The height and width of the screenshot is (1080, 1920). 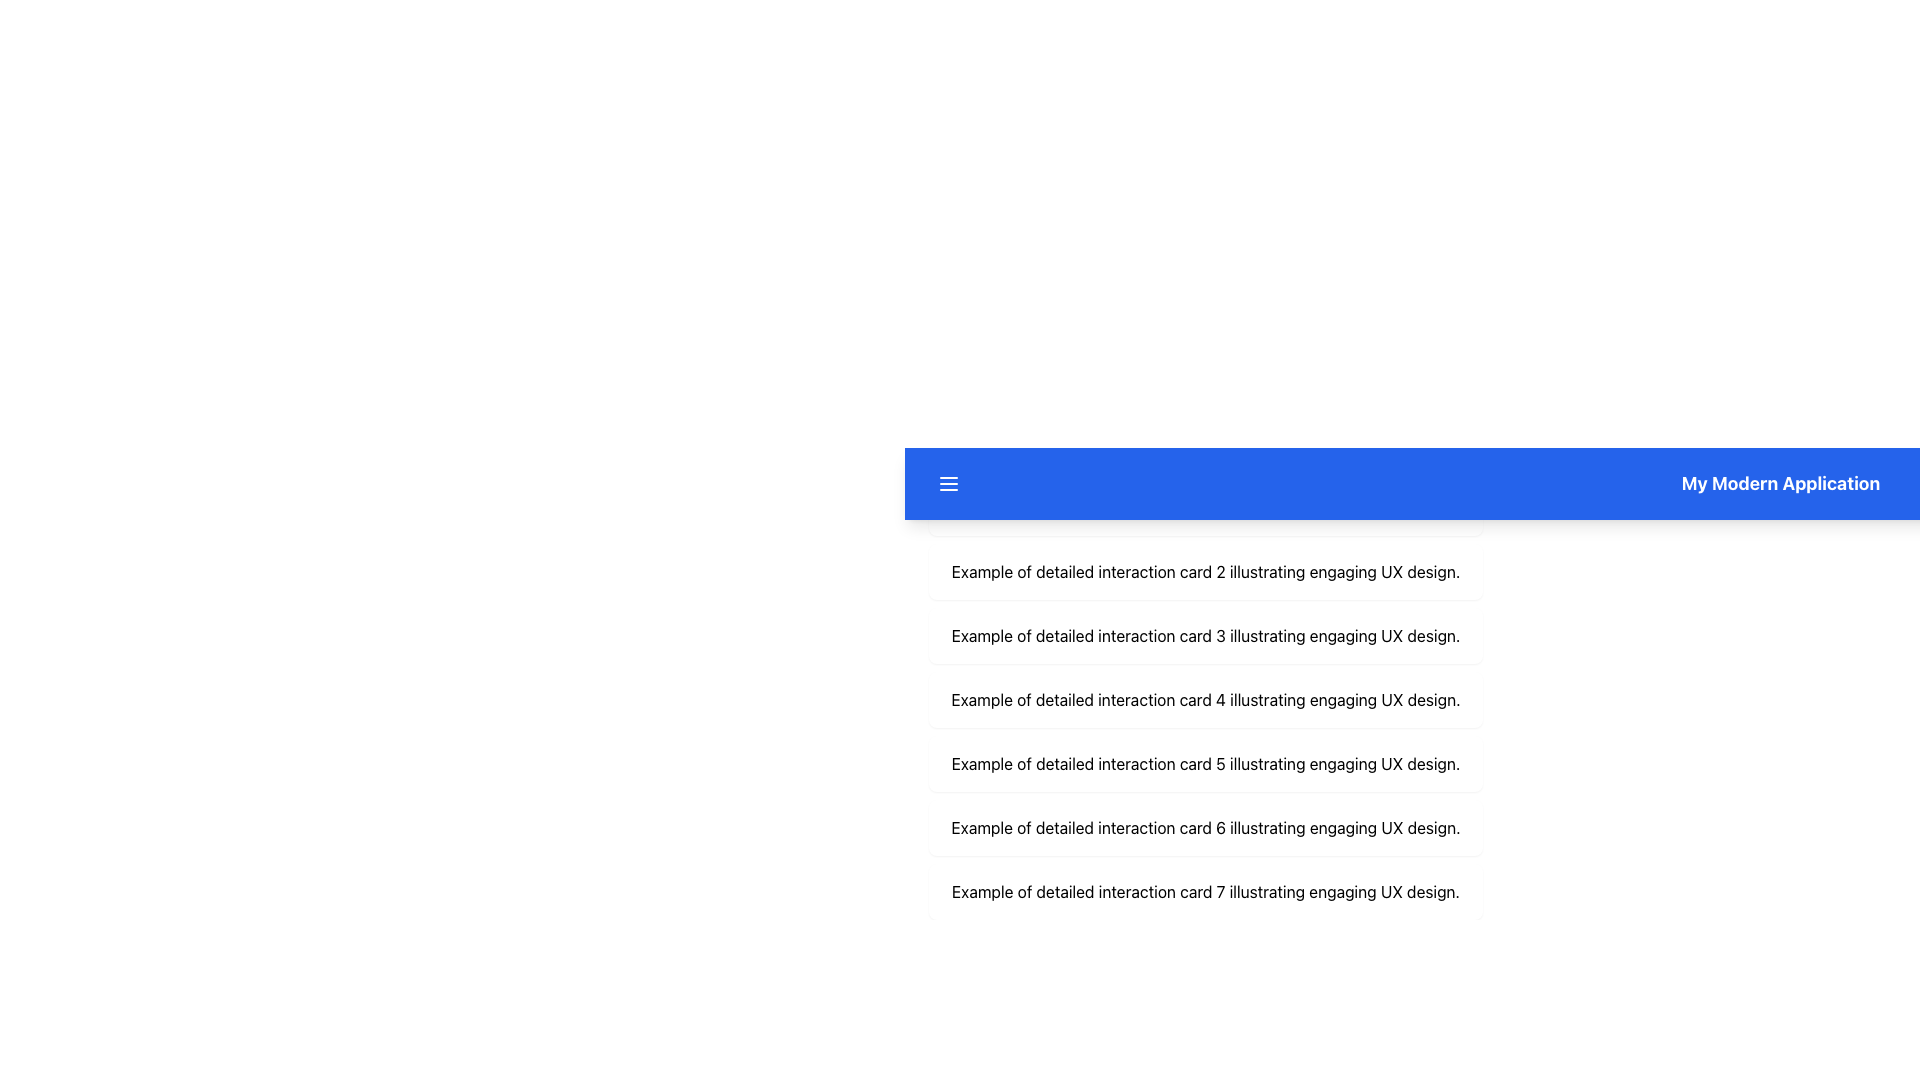 What do you see at coordinates (948, 483) in the screenshot?
I see `the menu toggle button located on the leftmost side of the header bar` at bounding box center [948, 483].